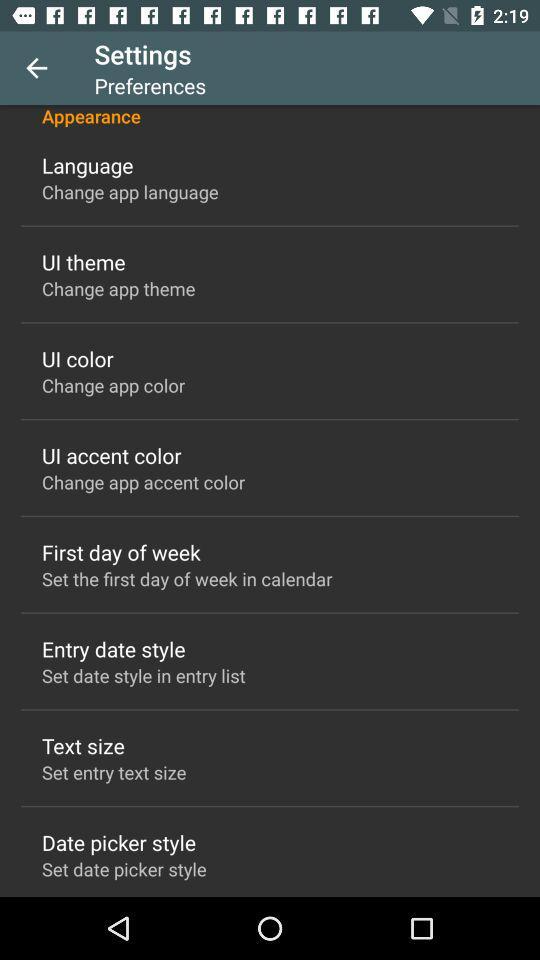 The image size is (540, 960). Describe the element at coordinates (187, 578) in the screenshot. I see `the set the first at the center` at that location.